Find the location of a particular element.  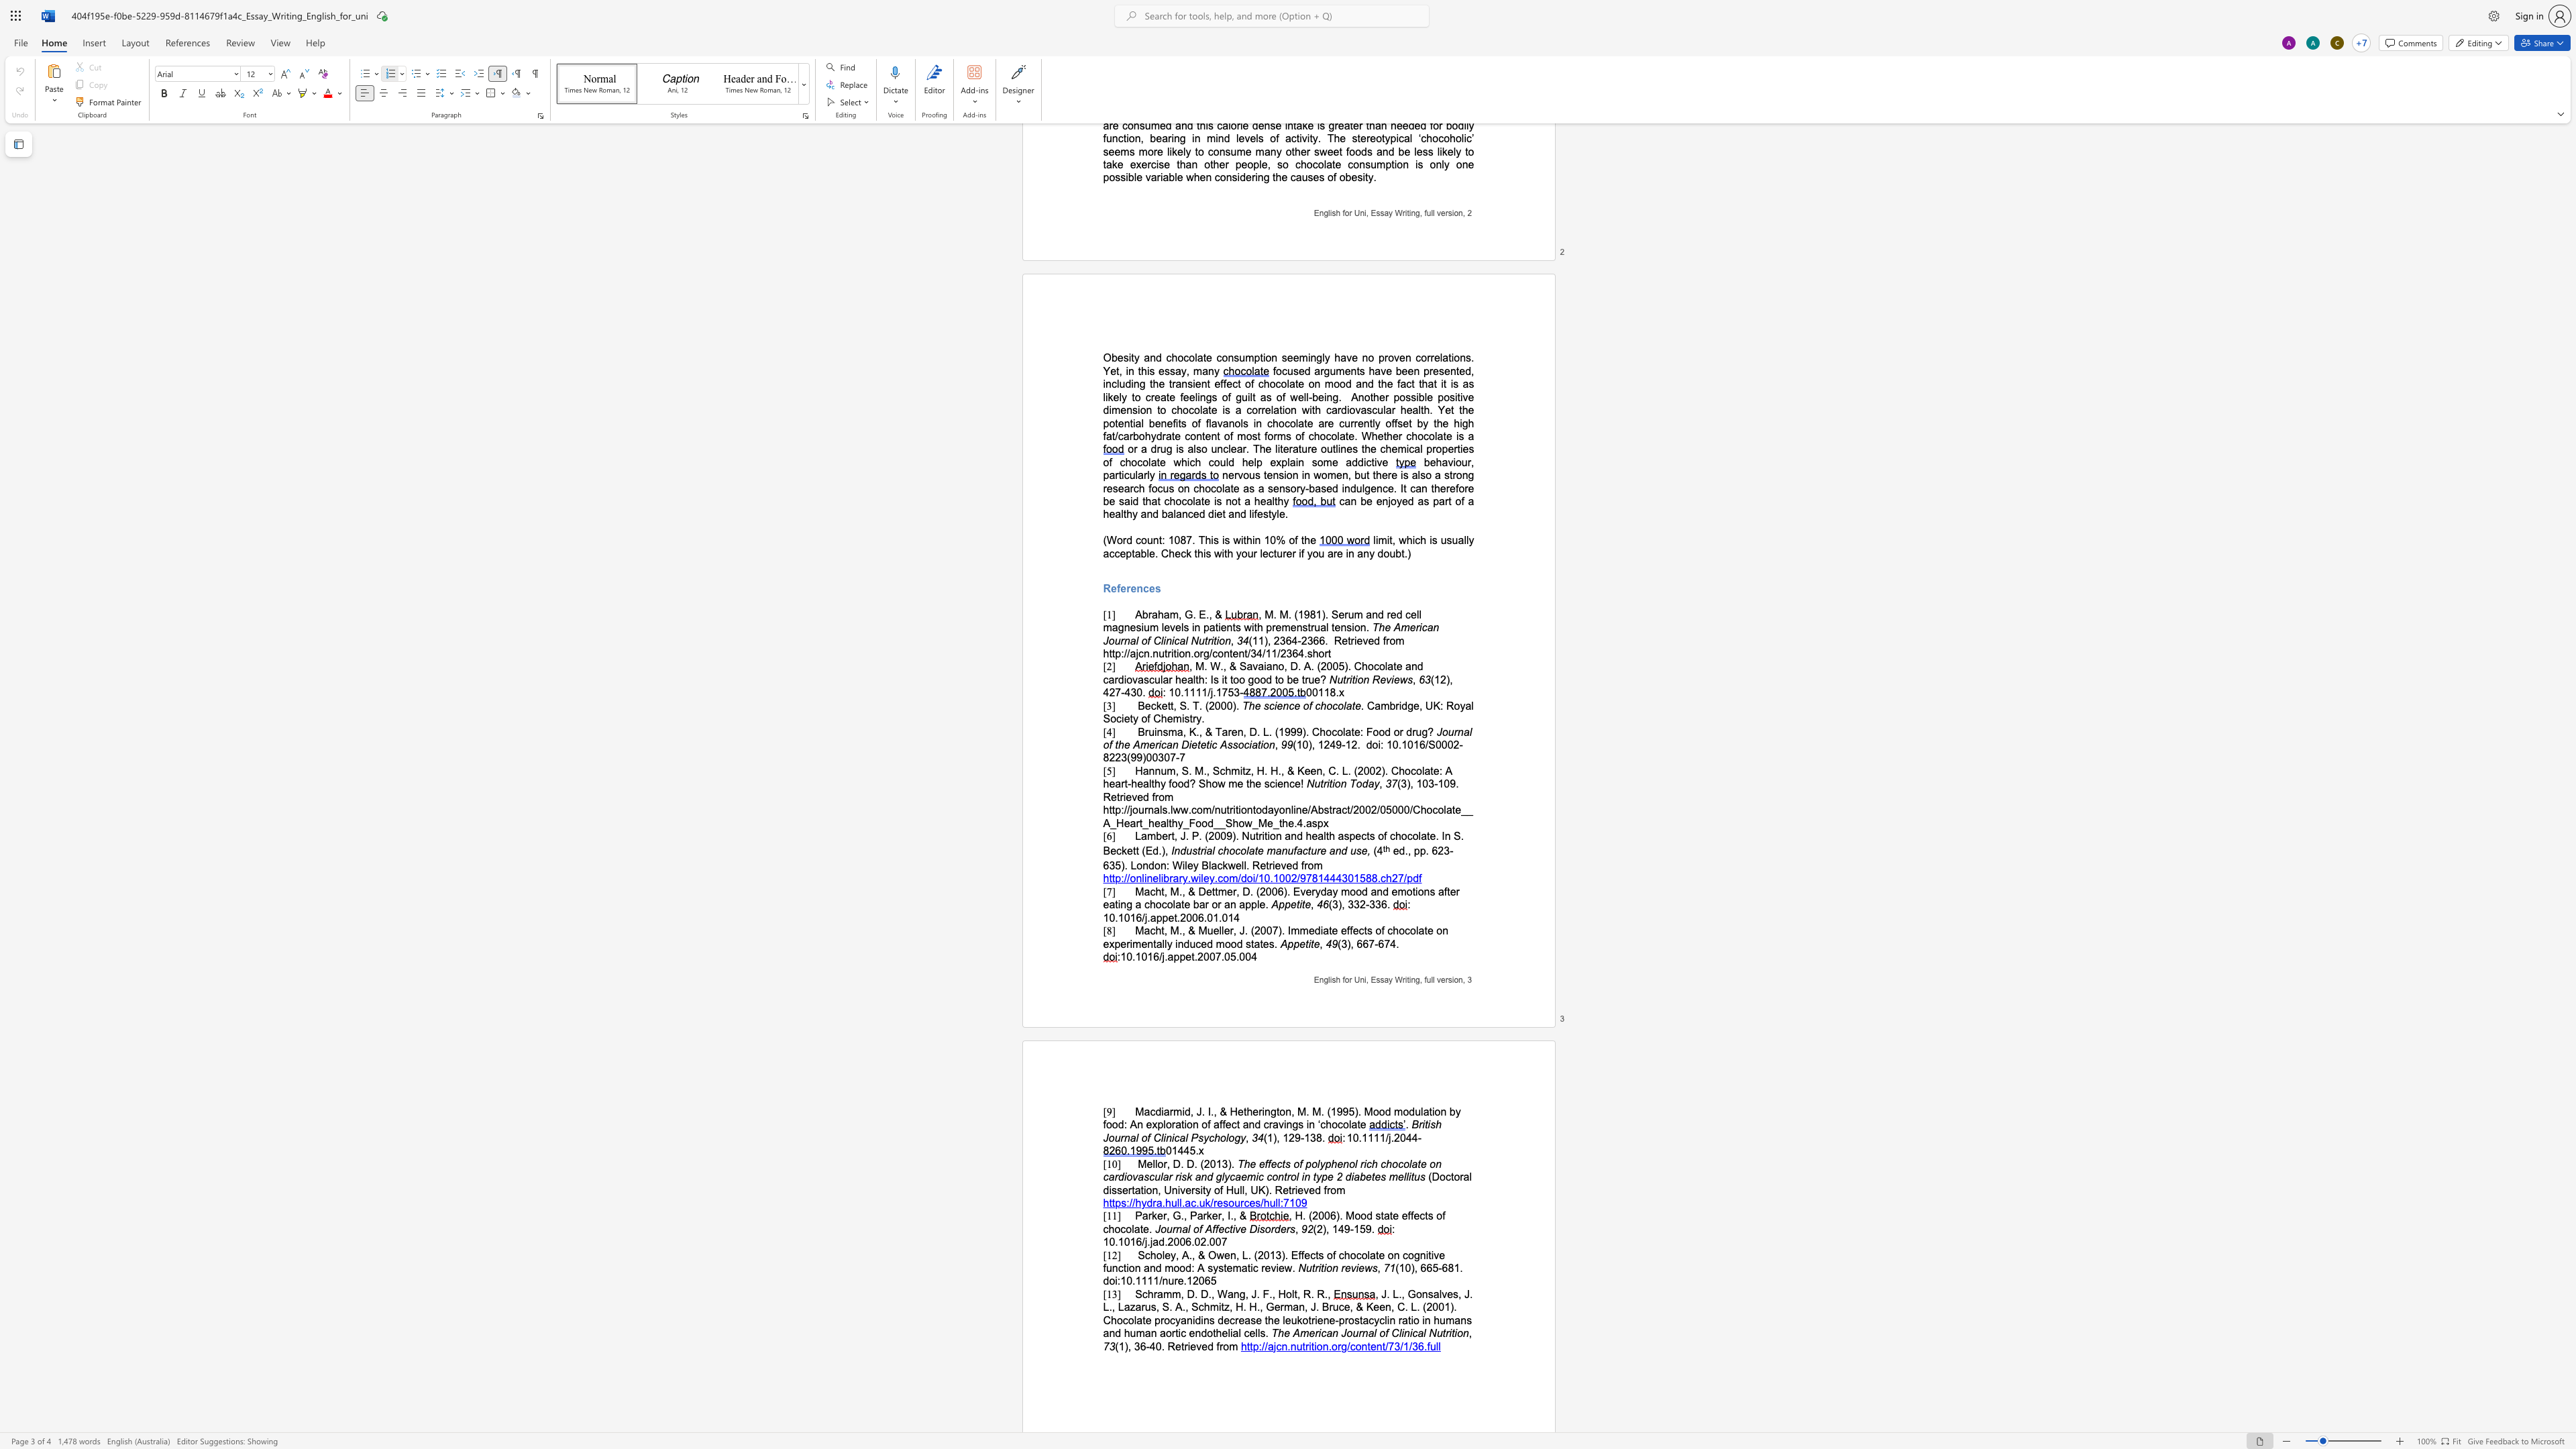

the space between the continuous character "r" and "i" in the text is located at coordinates (1404, 979).